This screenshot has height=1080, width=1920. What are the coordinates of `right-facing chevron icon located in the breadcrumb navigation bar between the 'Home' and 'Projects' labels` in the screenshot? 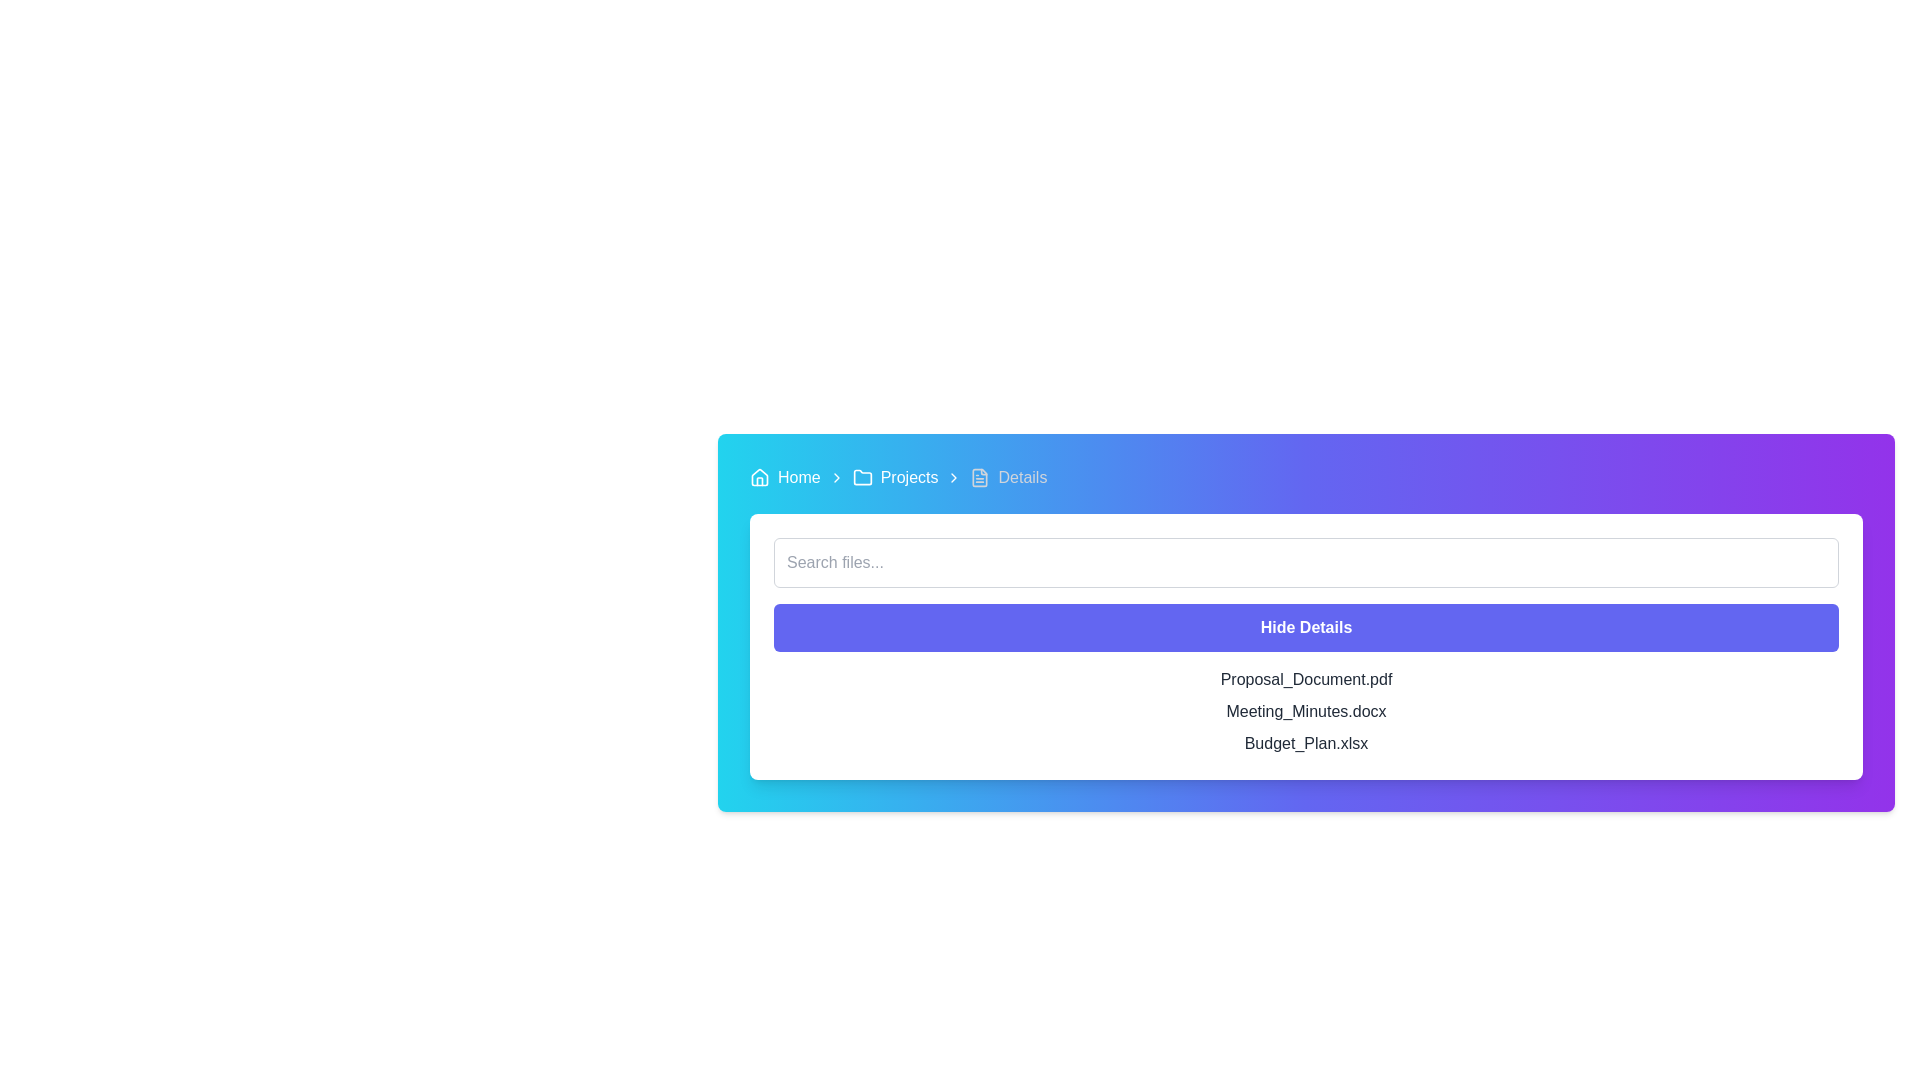 It's located at (836, 478).